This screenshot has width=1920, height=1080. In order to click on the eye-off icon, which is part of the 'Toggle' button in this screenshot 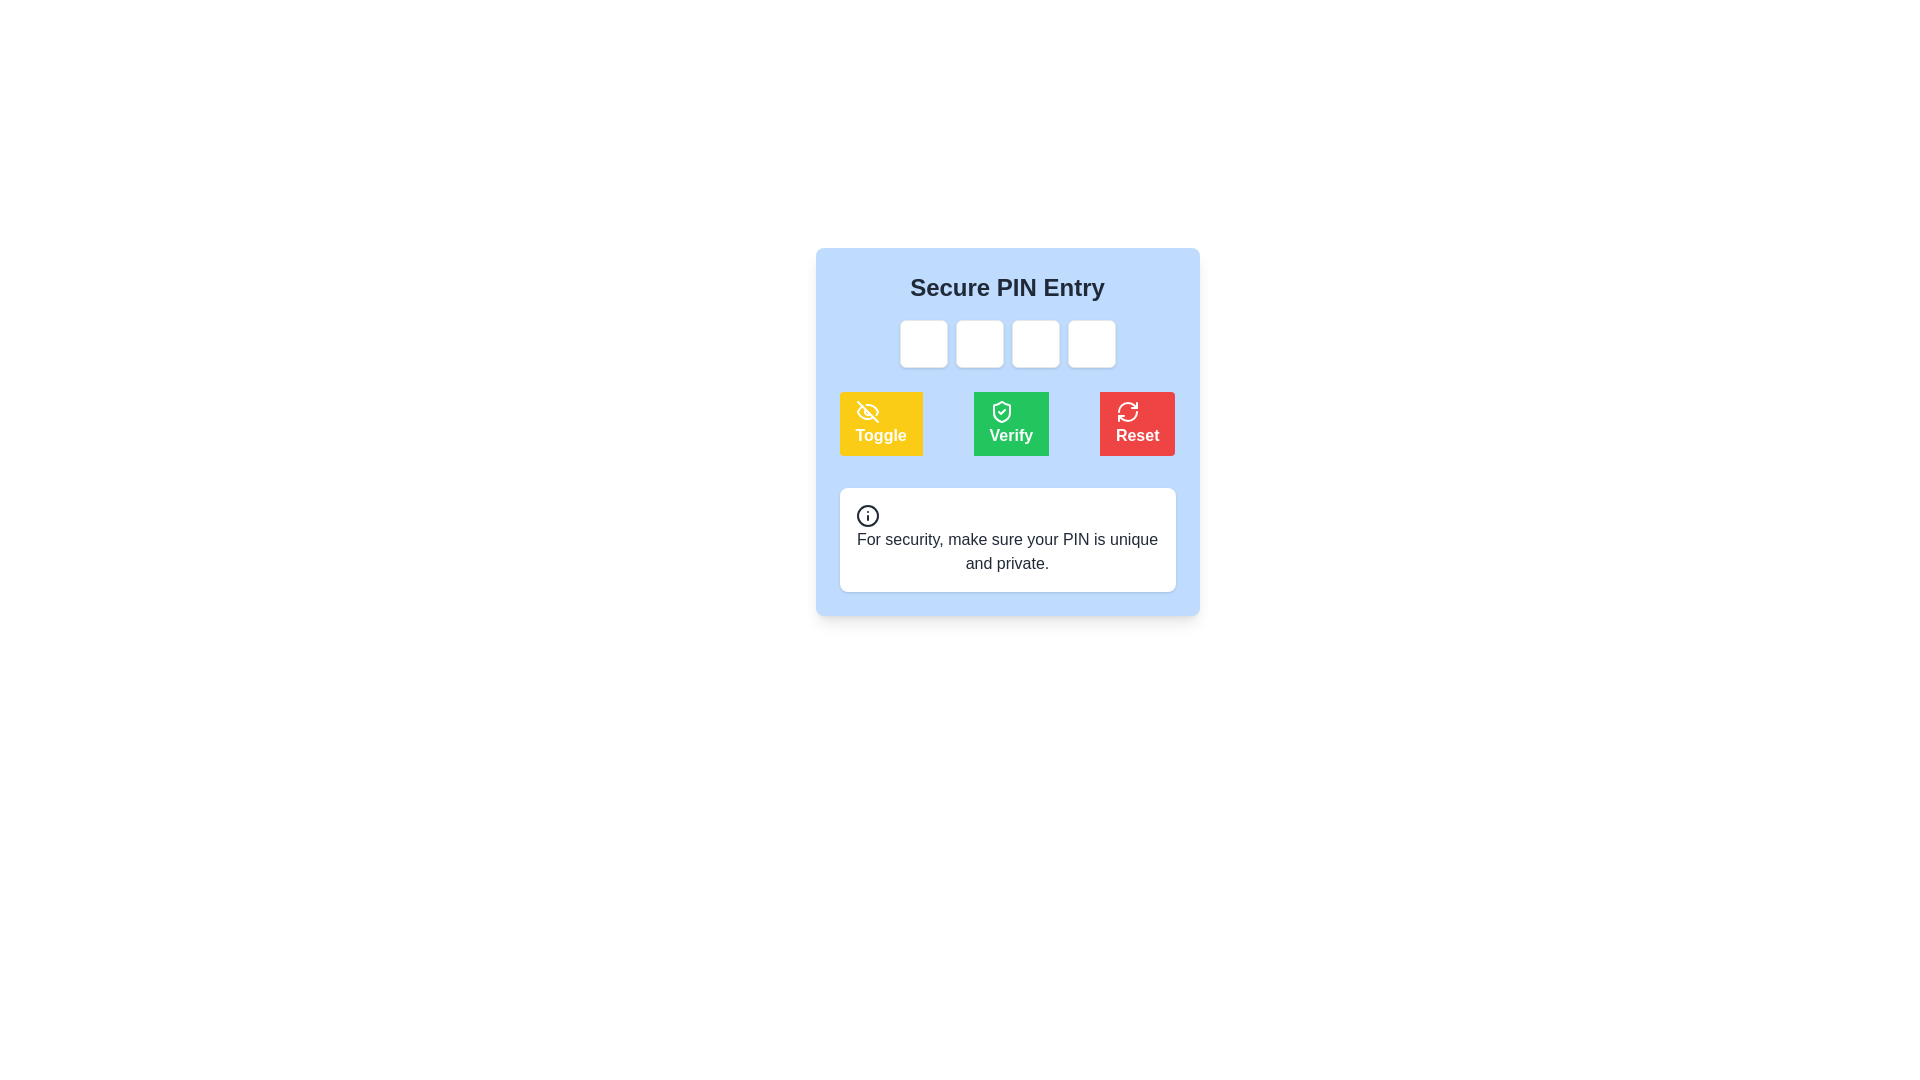, I will do `click(867, 411)`.